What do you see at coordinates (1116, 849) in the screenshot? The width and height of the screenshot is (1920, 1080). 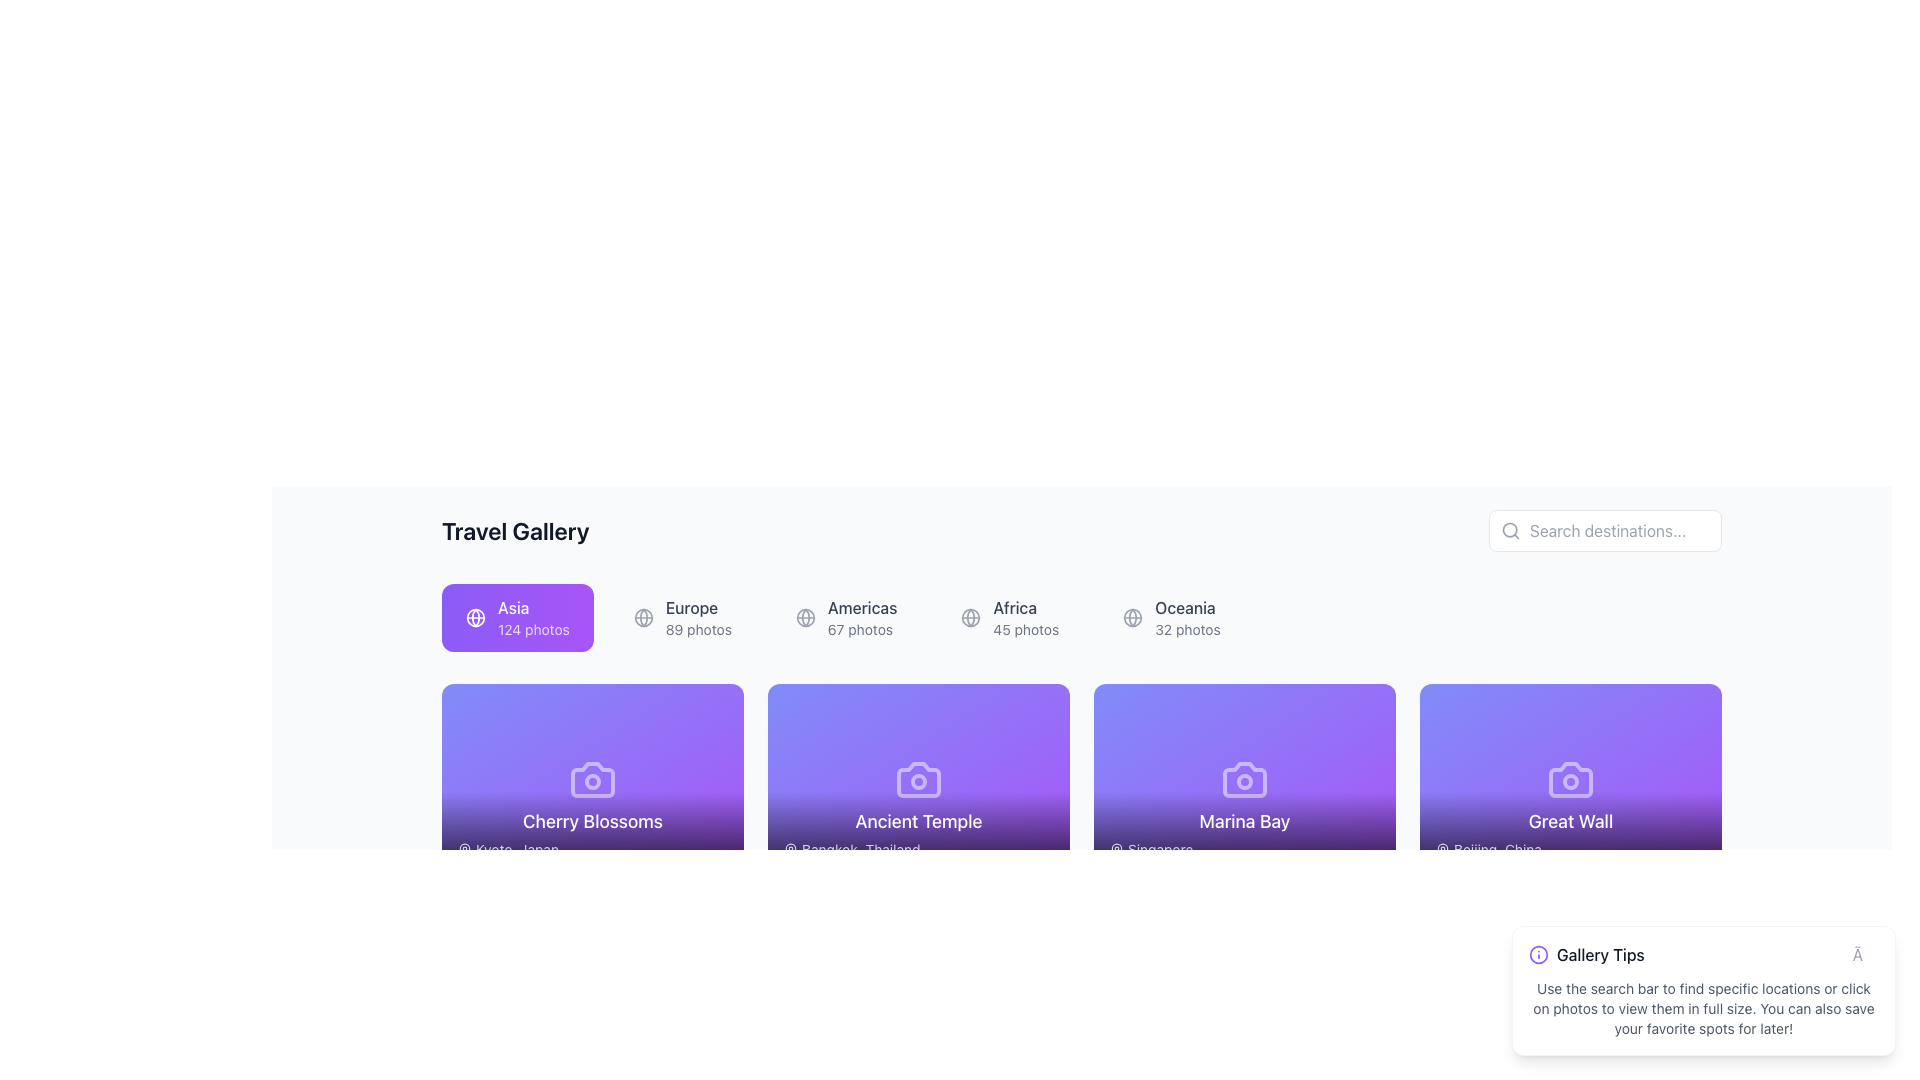 I see `the pin-shaped icon indicating a geographic location next to the label 'Singapore' in the 'Marina Bay' card` at bounding box center [1116, 849].